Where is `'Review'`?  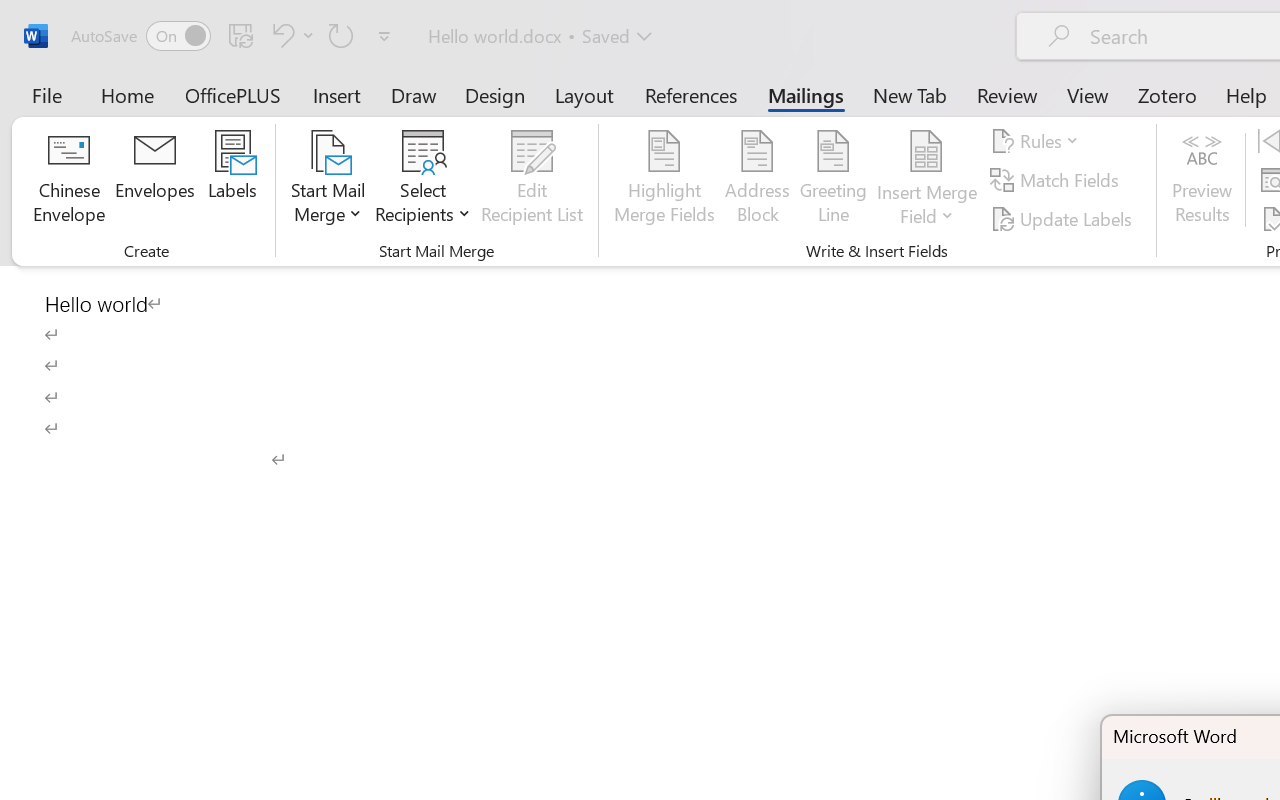
'Review' is located at coordinates (1007, 94).